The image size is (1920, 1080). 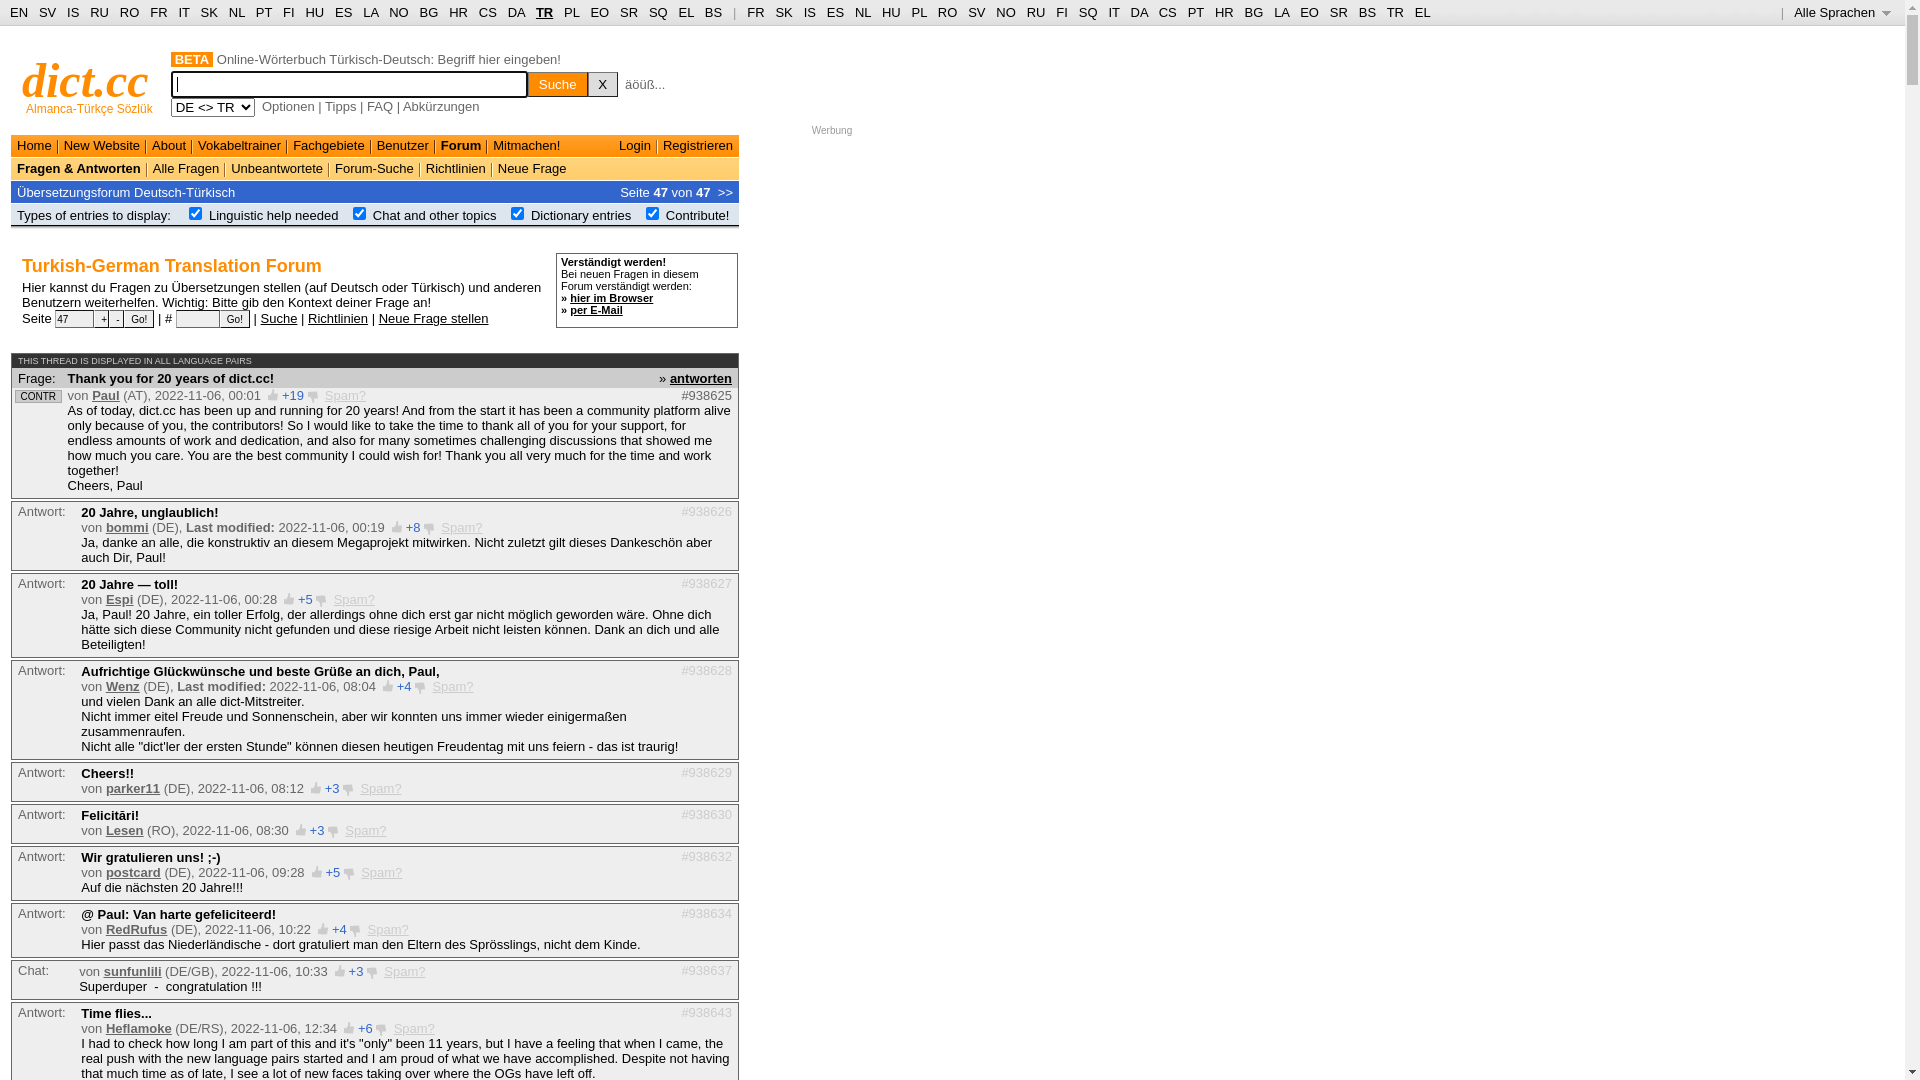 I want to click on 'Mitmachen!', so click(x=493, y=144).